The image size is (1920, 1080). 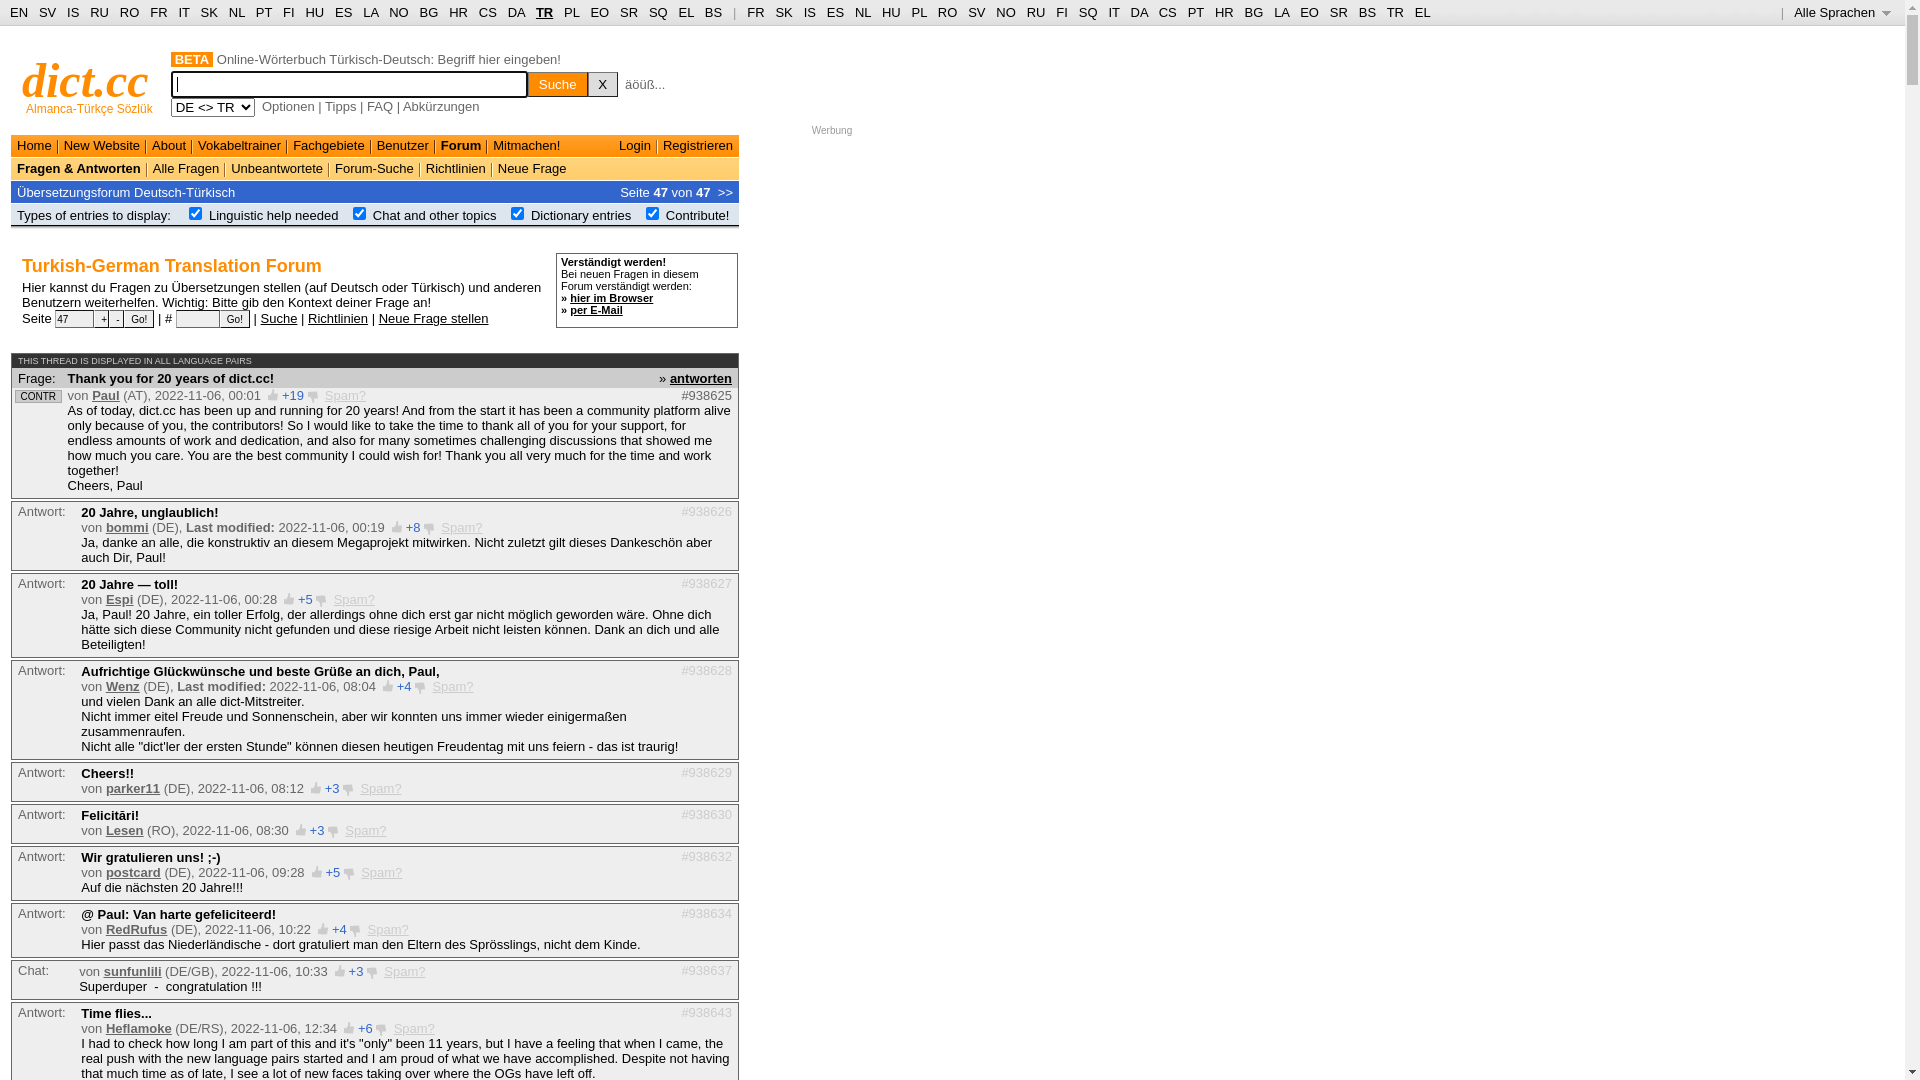 I want to click on 'Mitmachen!', so click(x=493, y=144).